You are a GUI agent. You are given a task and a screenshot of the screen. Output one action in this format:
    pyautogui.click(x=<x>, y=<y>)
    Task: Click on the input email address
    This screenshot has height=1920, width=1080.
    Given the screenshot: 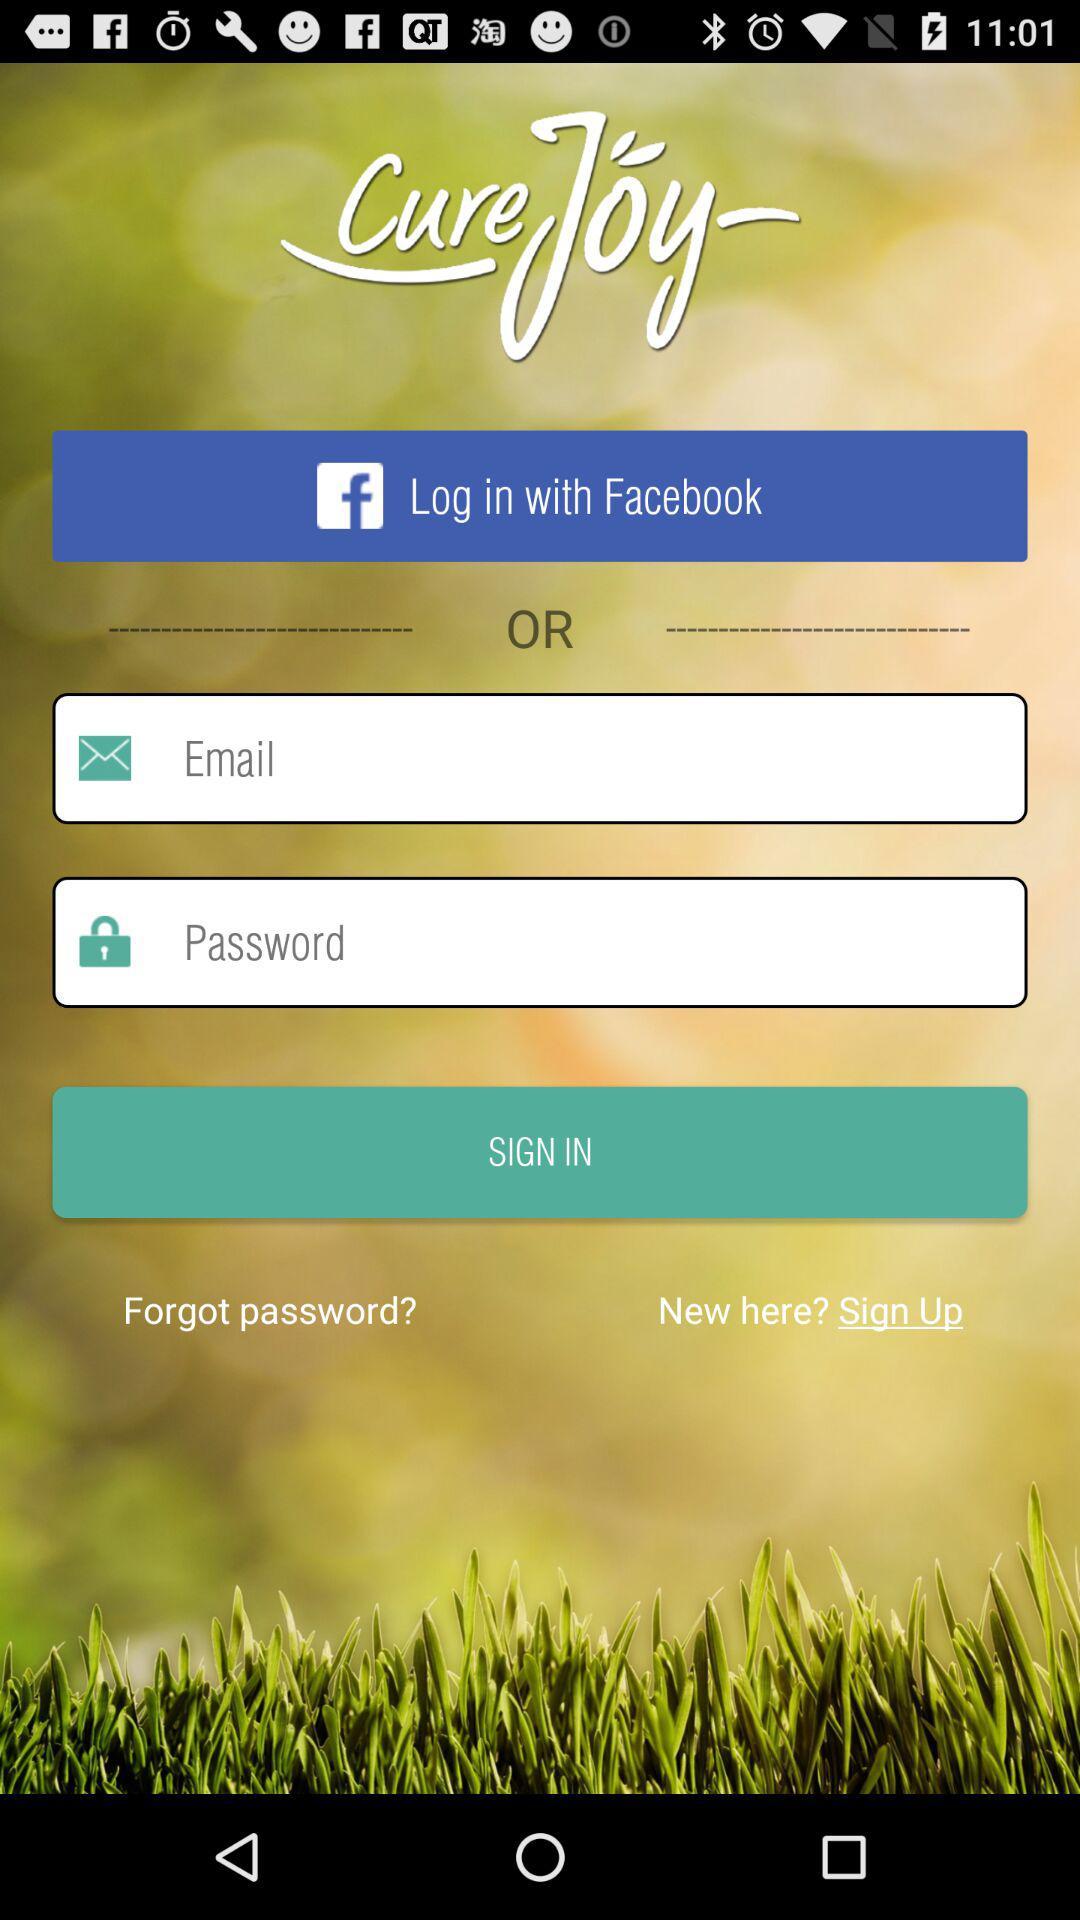 What is the action you would take?
    pyautogui.click(x=579, y=757)
    